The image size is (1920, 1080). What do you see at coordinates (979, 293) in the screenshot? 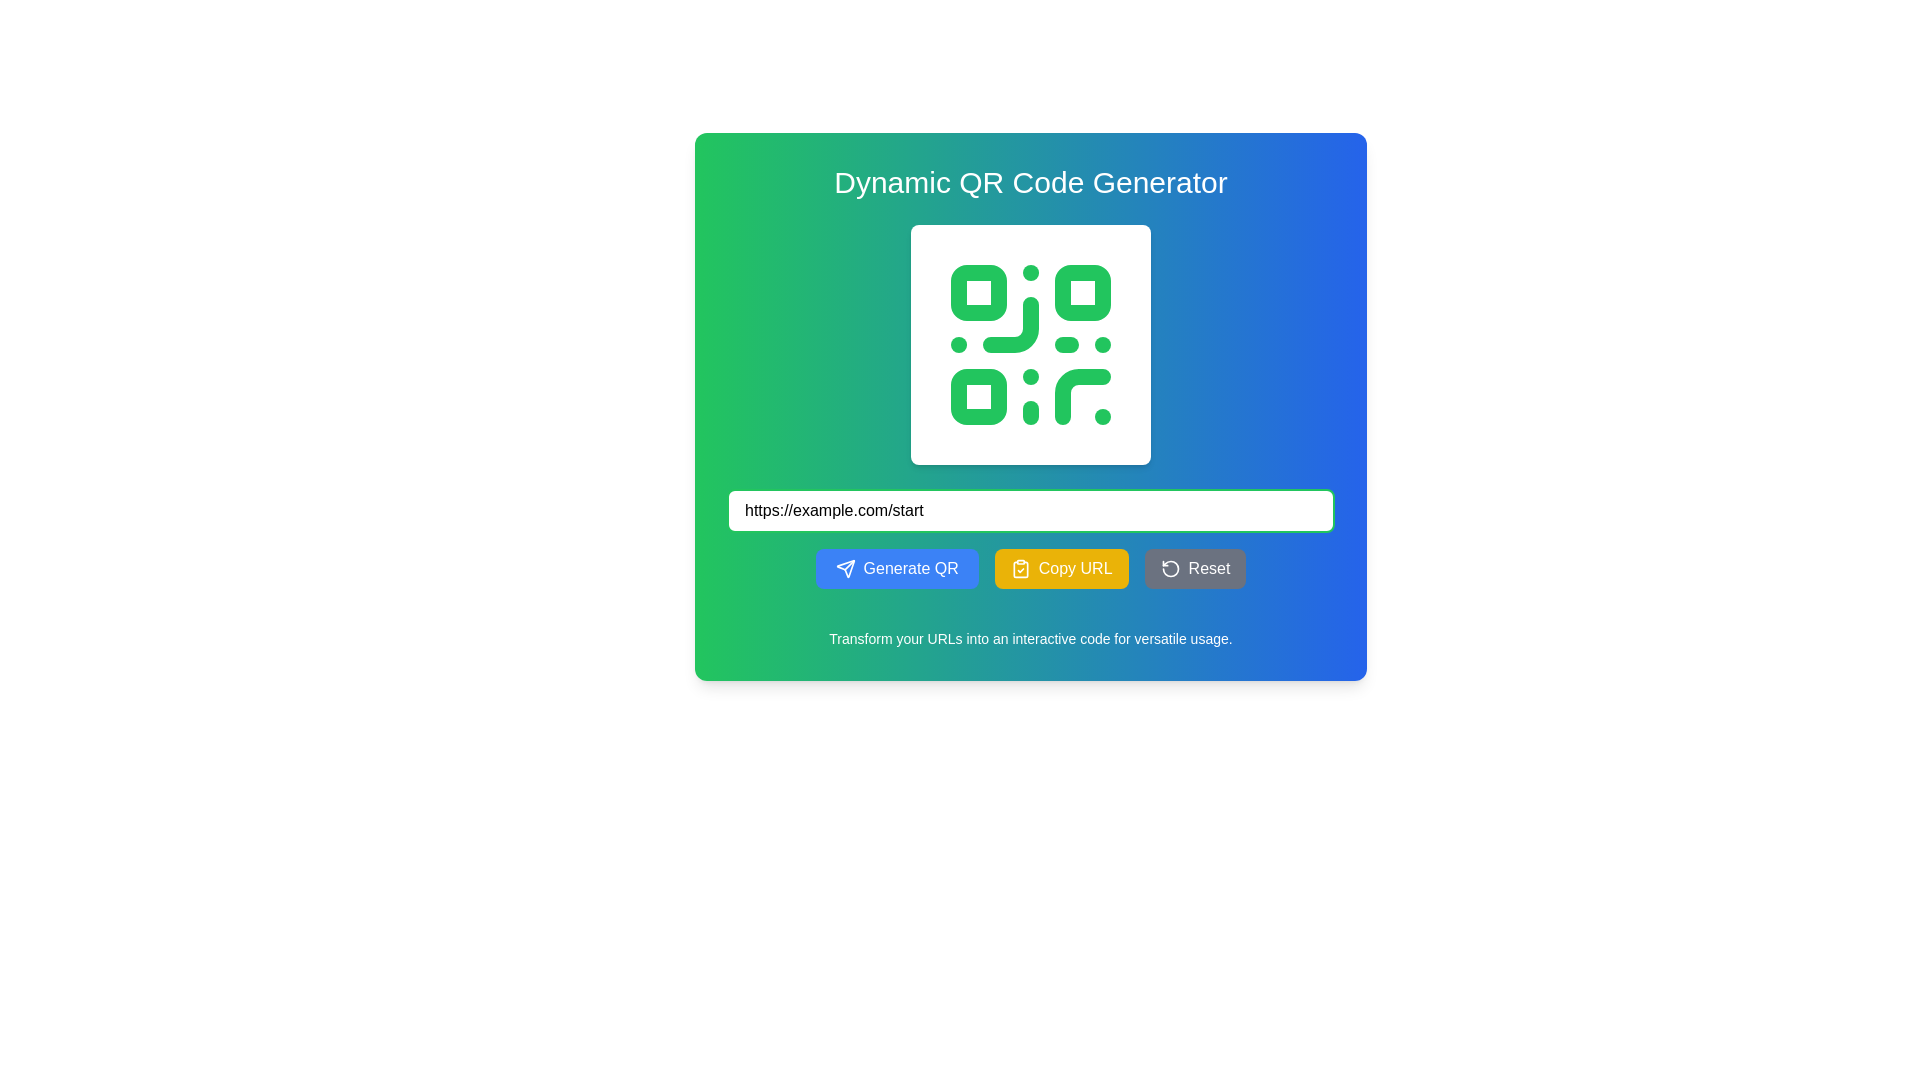
I see `the top-left corner QR Code alignment square, which is a small white square with rounded corners within a green square in the QR code generator interface` at bounding box center [979, 293].